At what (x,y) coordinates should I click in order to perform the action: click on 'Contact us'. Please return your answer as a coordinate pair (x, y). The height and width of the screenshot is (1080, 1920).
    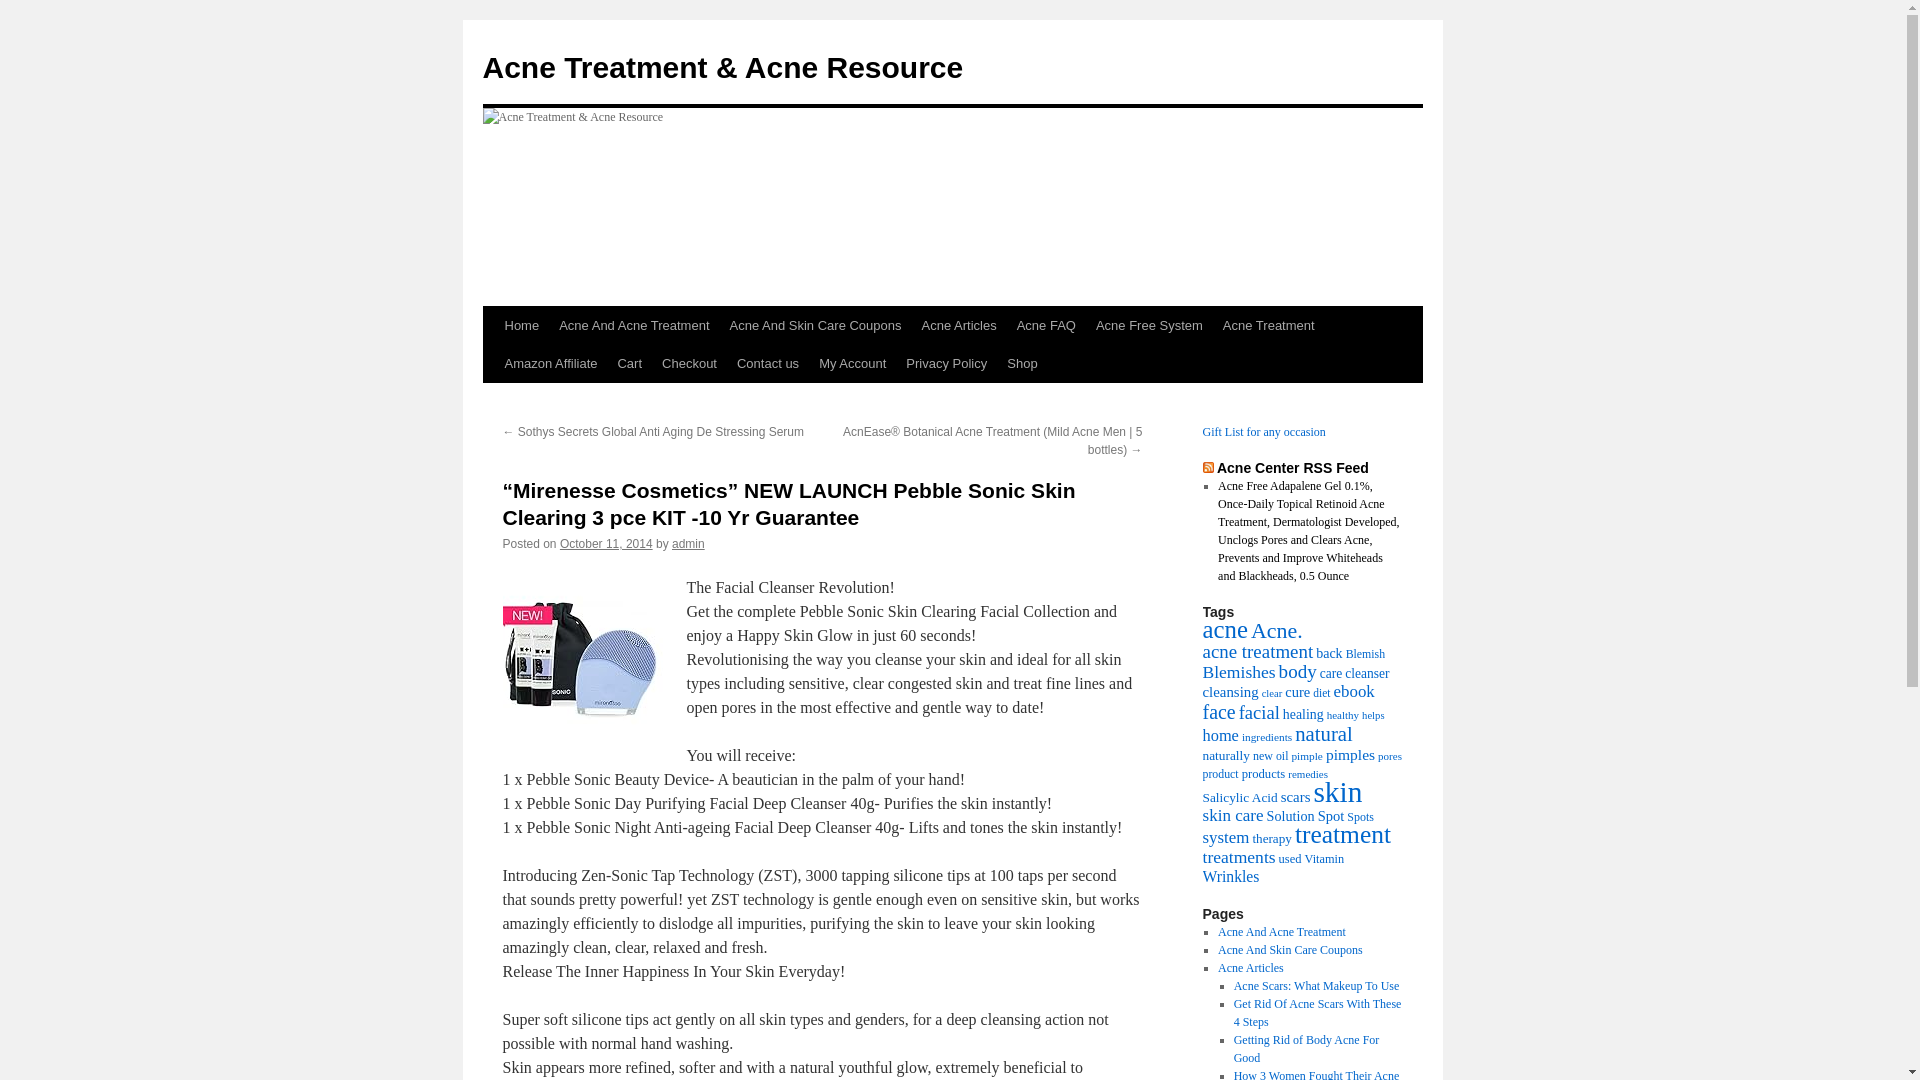
    Looking at the image, I should click on (767, 363).